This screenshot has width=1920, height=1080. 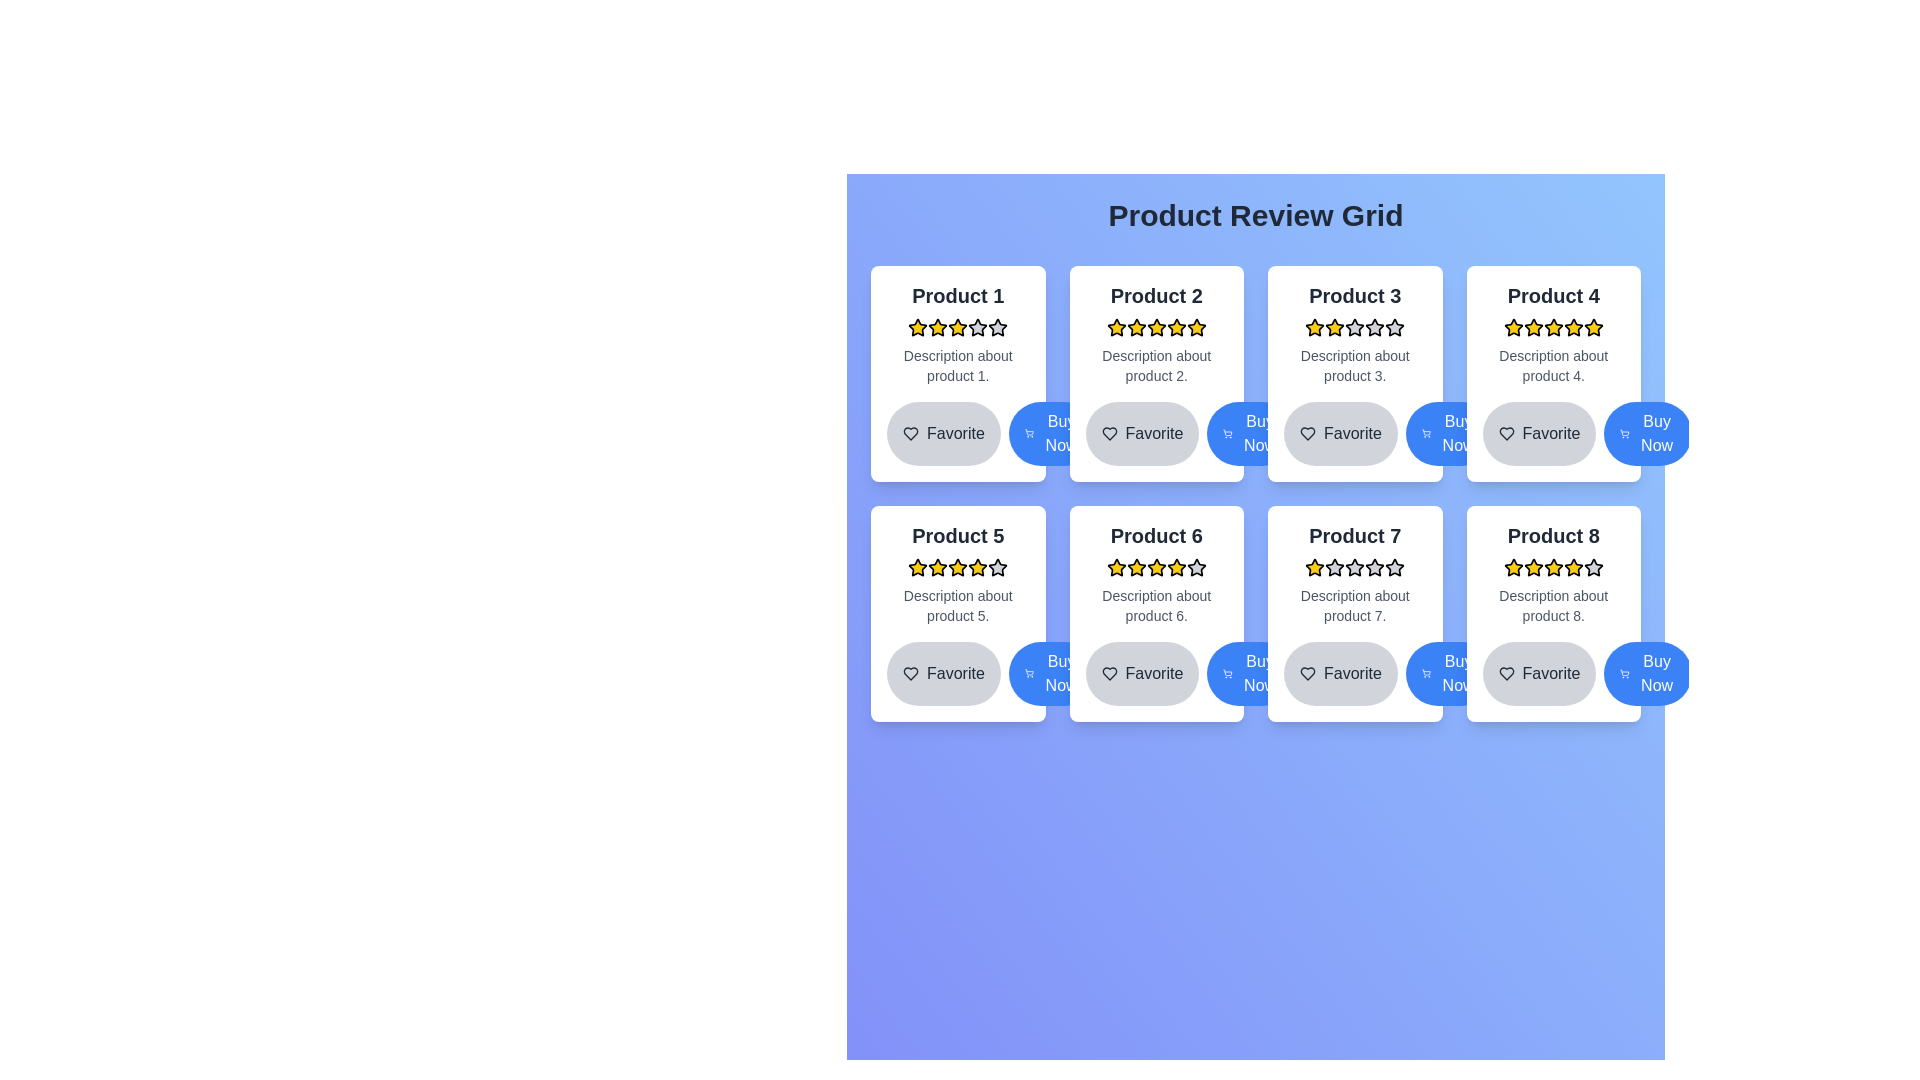 What do you see at coordinates (1136, 567) in the screenshot?
I see `the filled yellow star in the second row, sixth position of the five-star rating system` at bounding box center [1136, 567].